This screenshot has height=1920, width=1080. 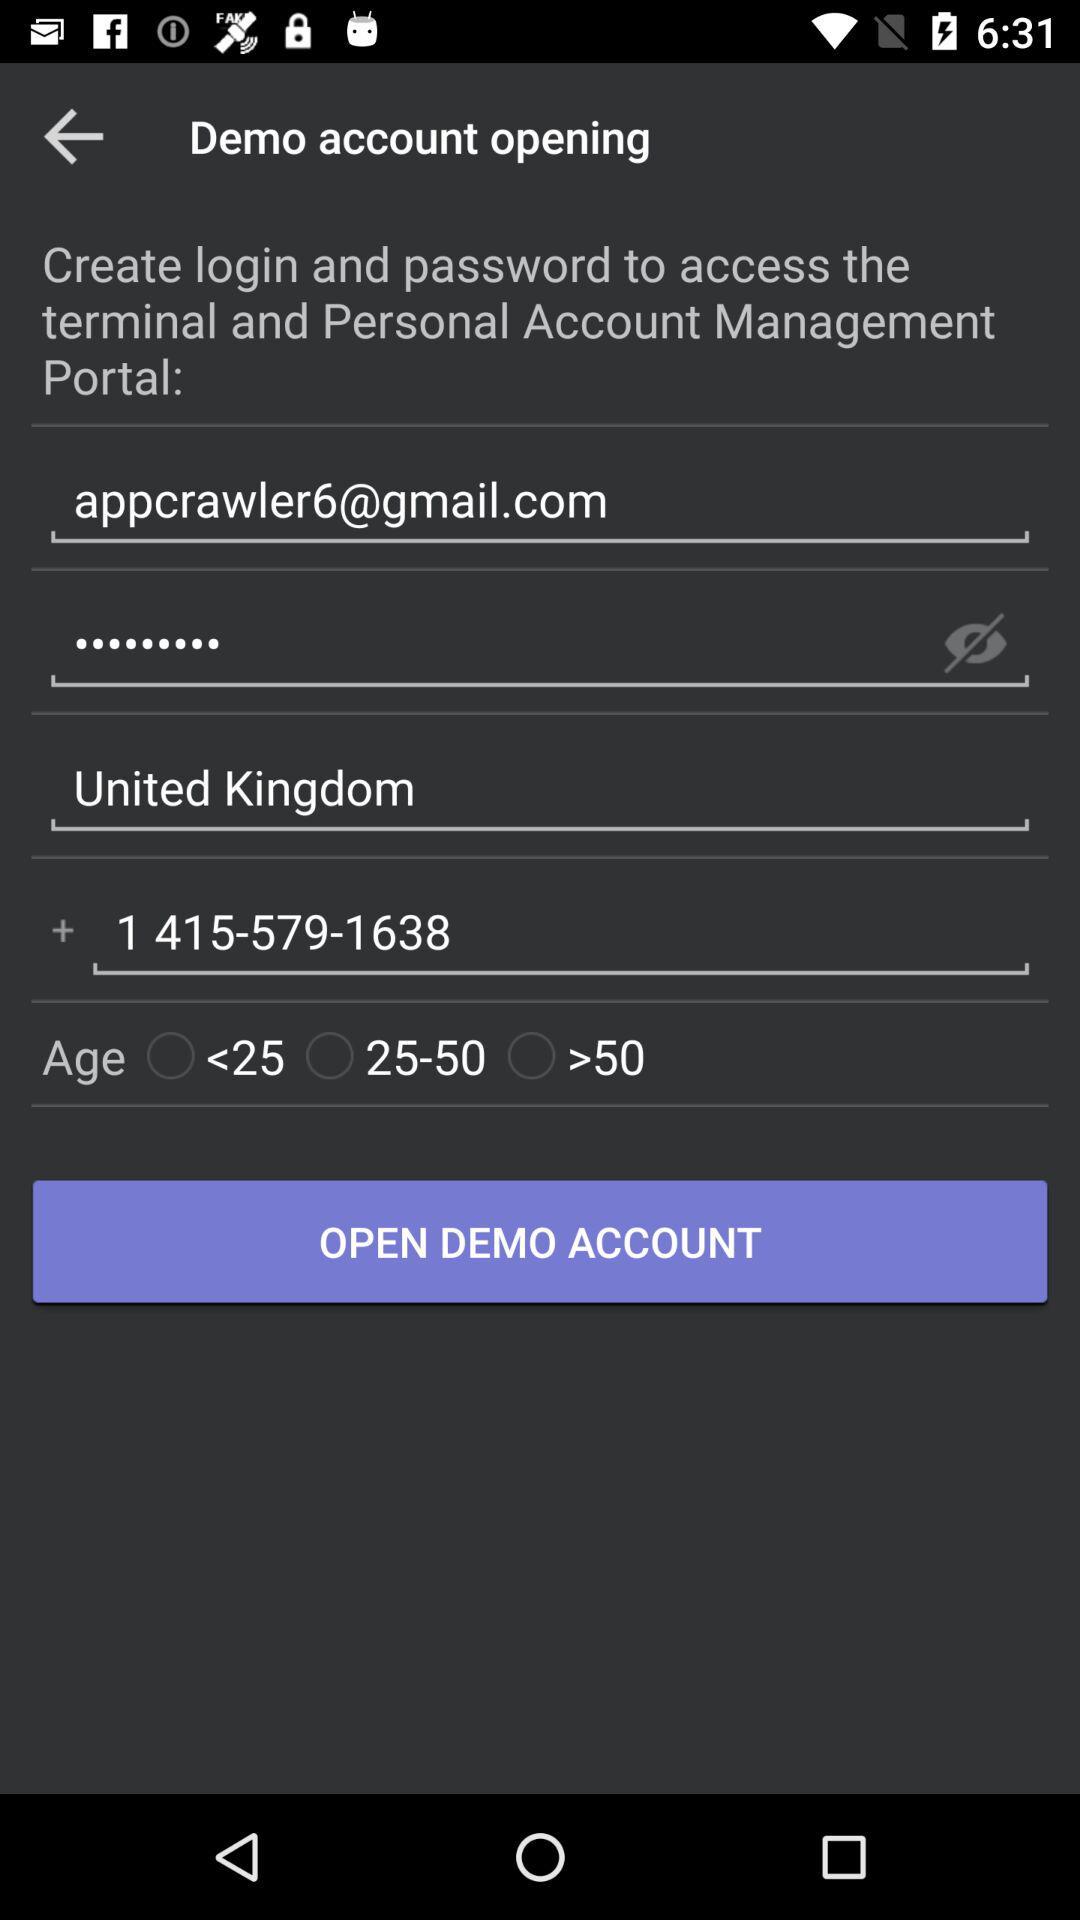 What do you see at coordinates (72, 135) in the screenshot?
I see `previous` at bounding box center [72, 135].